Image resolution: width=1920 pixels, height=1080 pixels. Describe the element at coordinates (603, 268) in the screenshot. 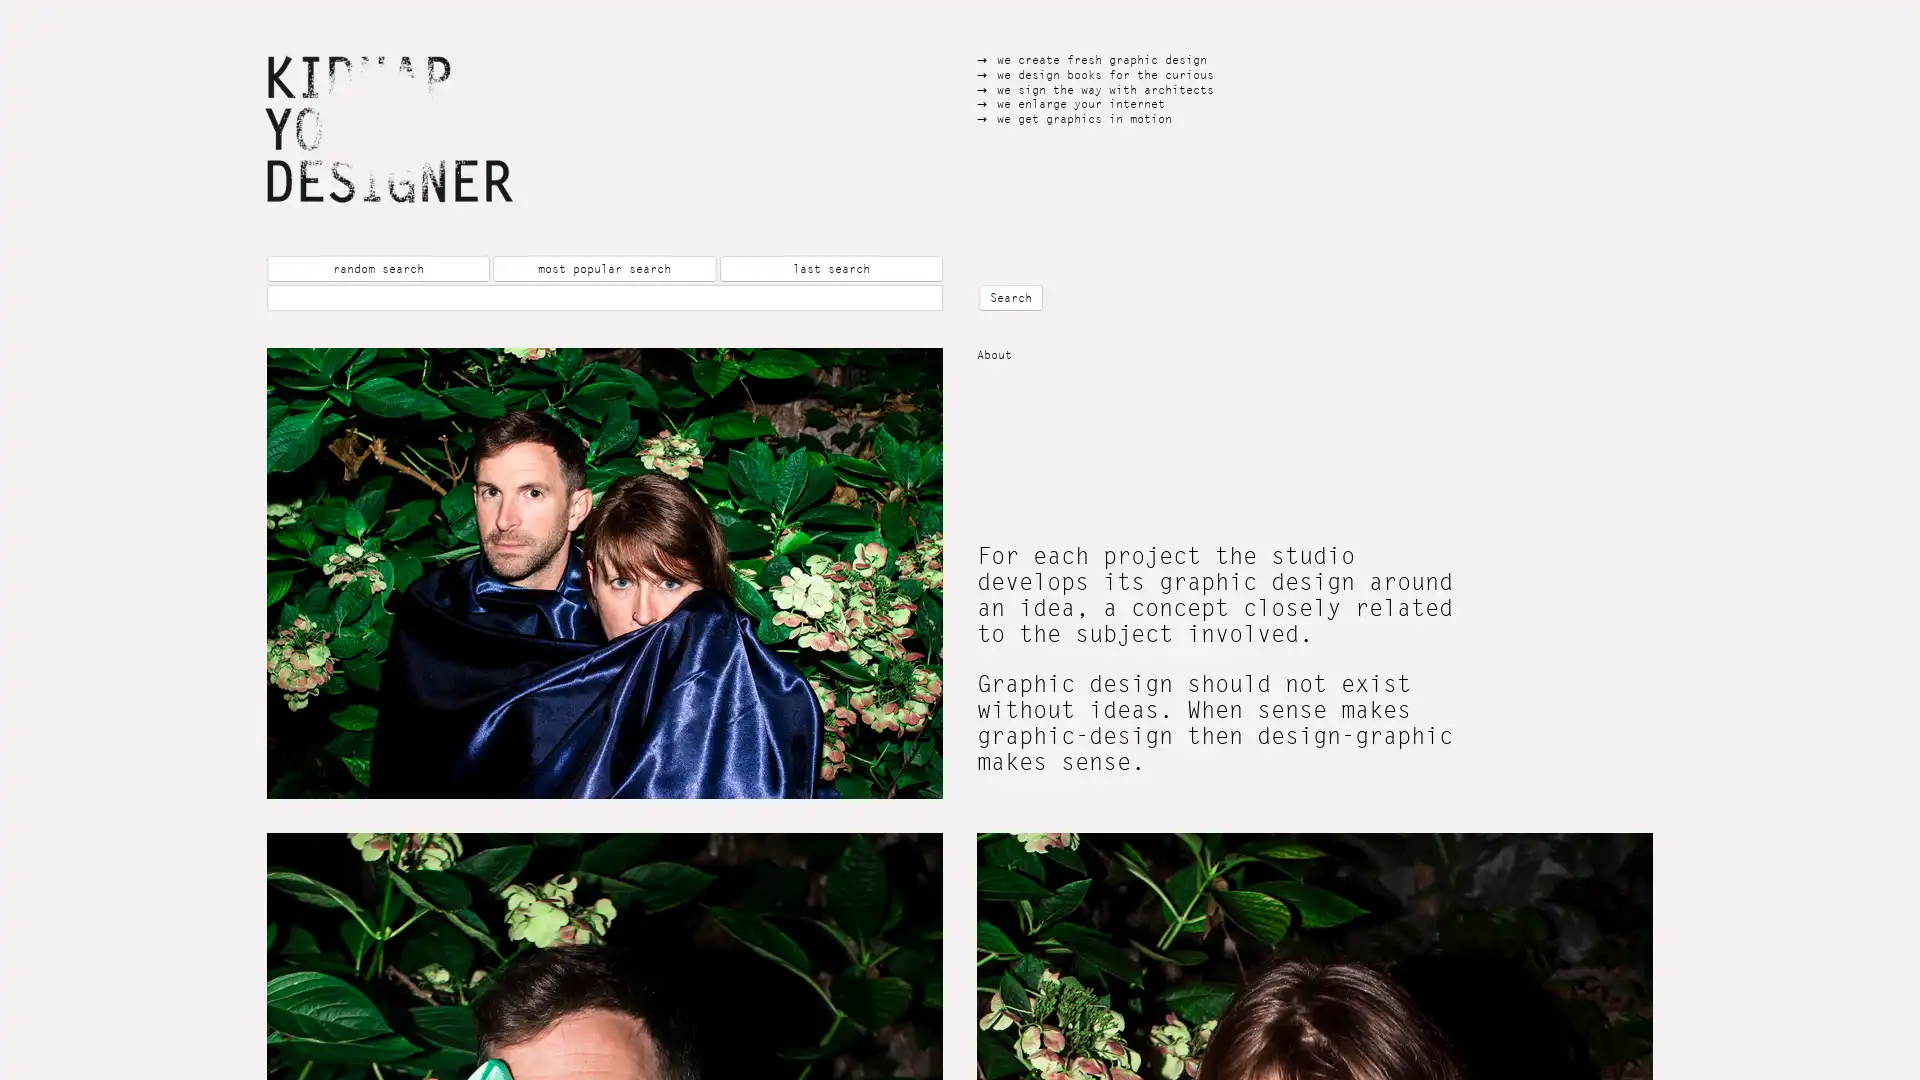

I see `most popular search` at that location.